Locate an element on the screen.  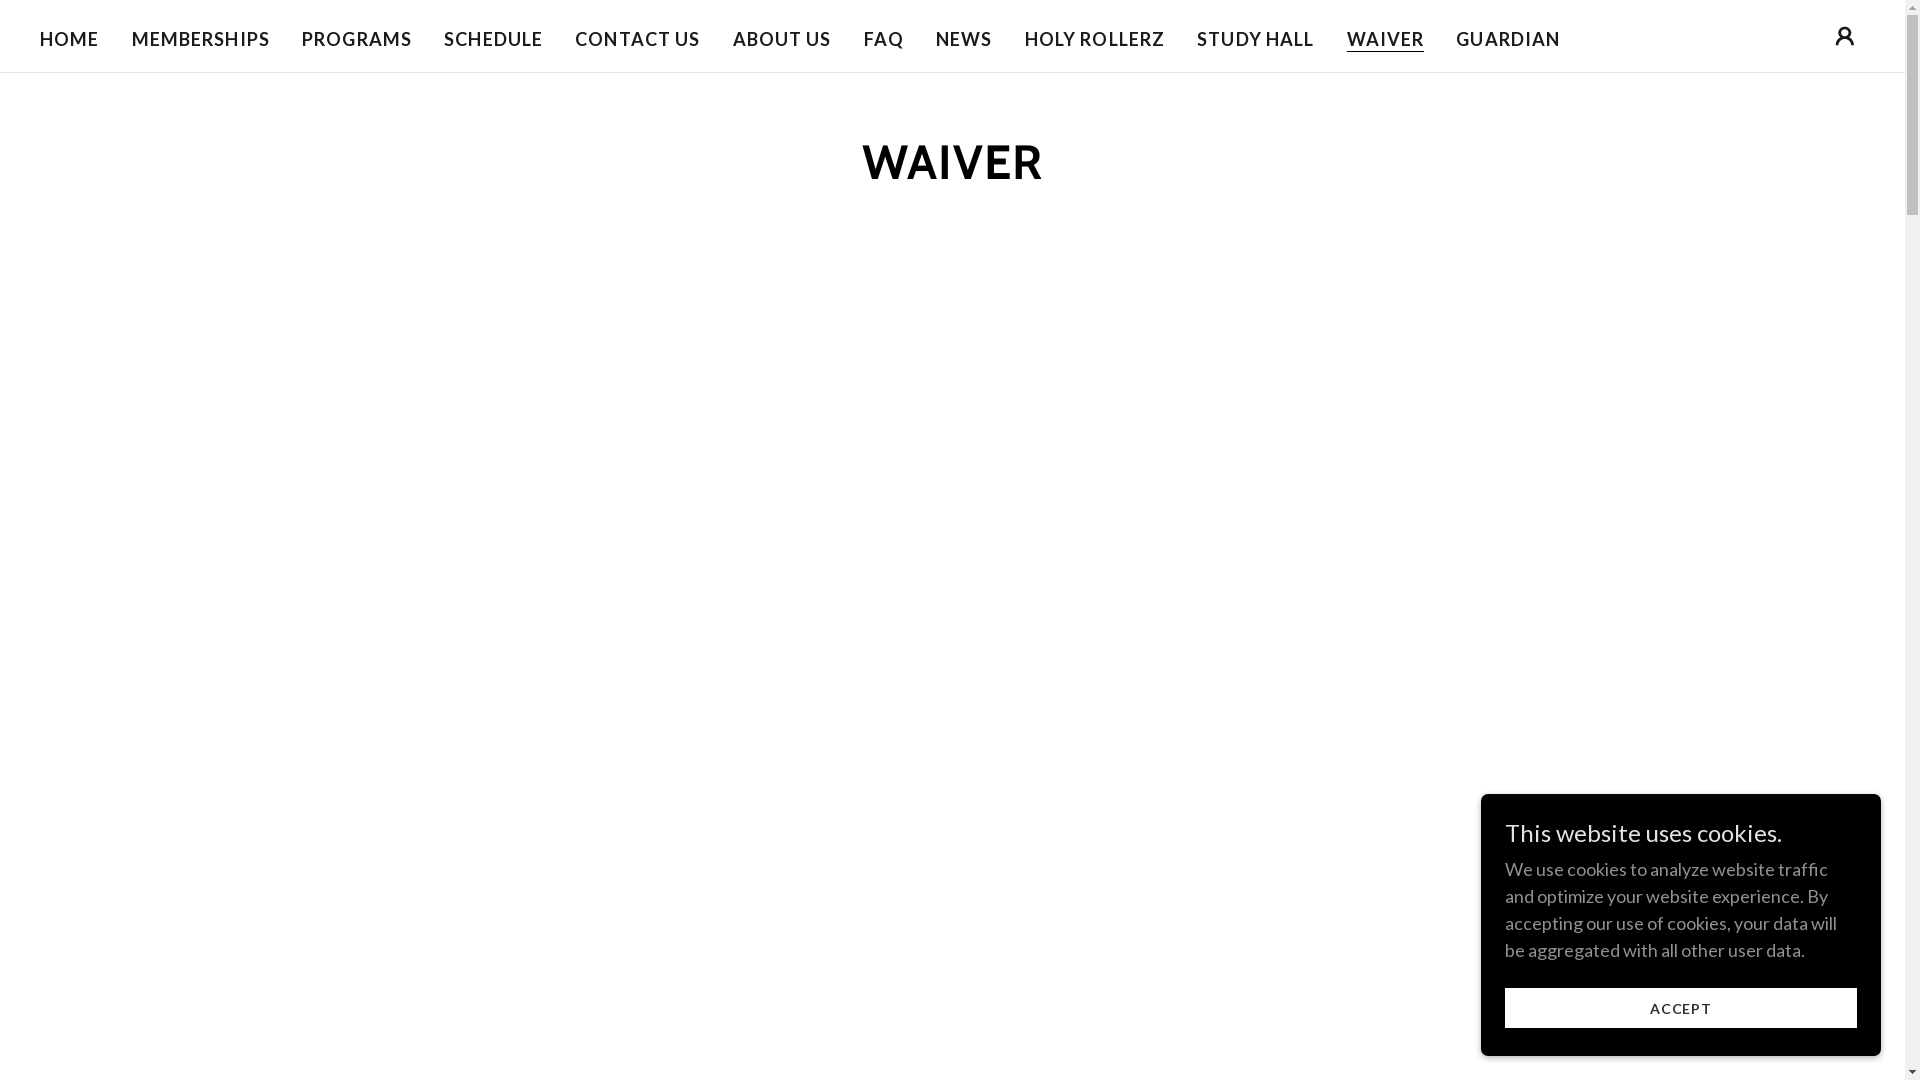
'STUDY HALL' is located at coordinates (1254, 38).